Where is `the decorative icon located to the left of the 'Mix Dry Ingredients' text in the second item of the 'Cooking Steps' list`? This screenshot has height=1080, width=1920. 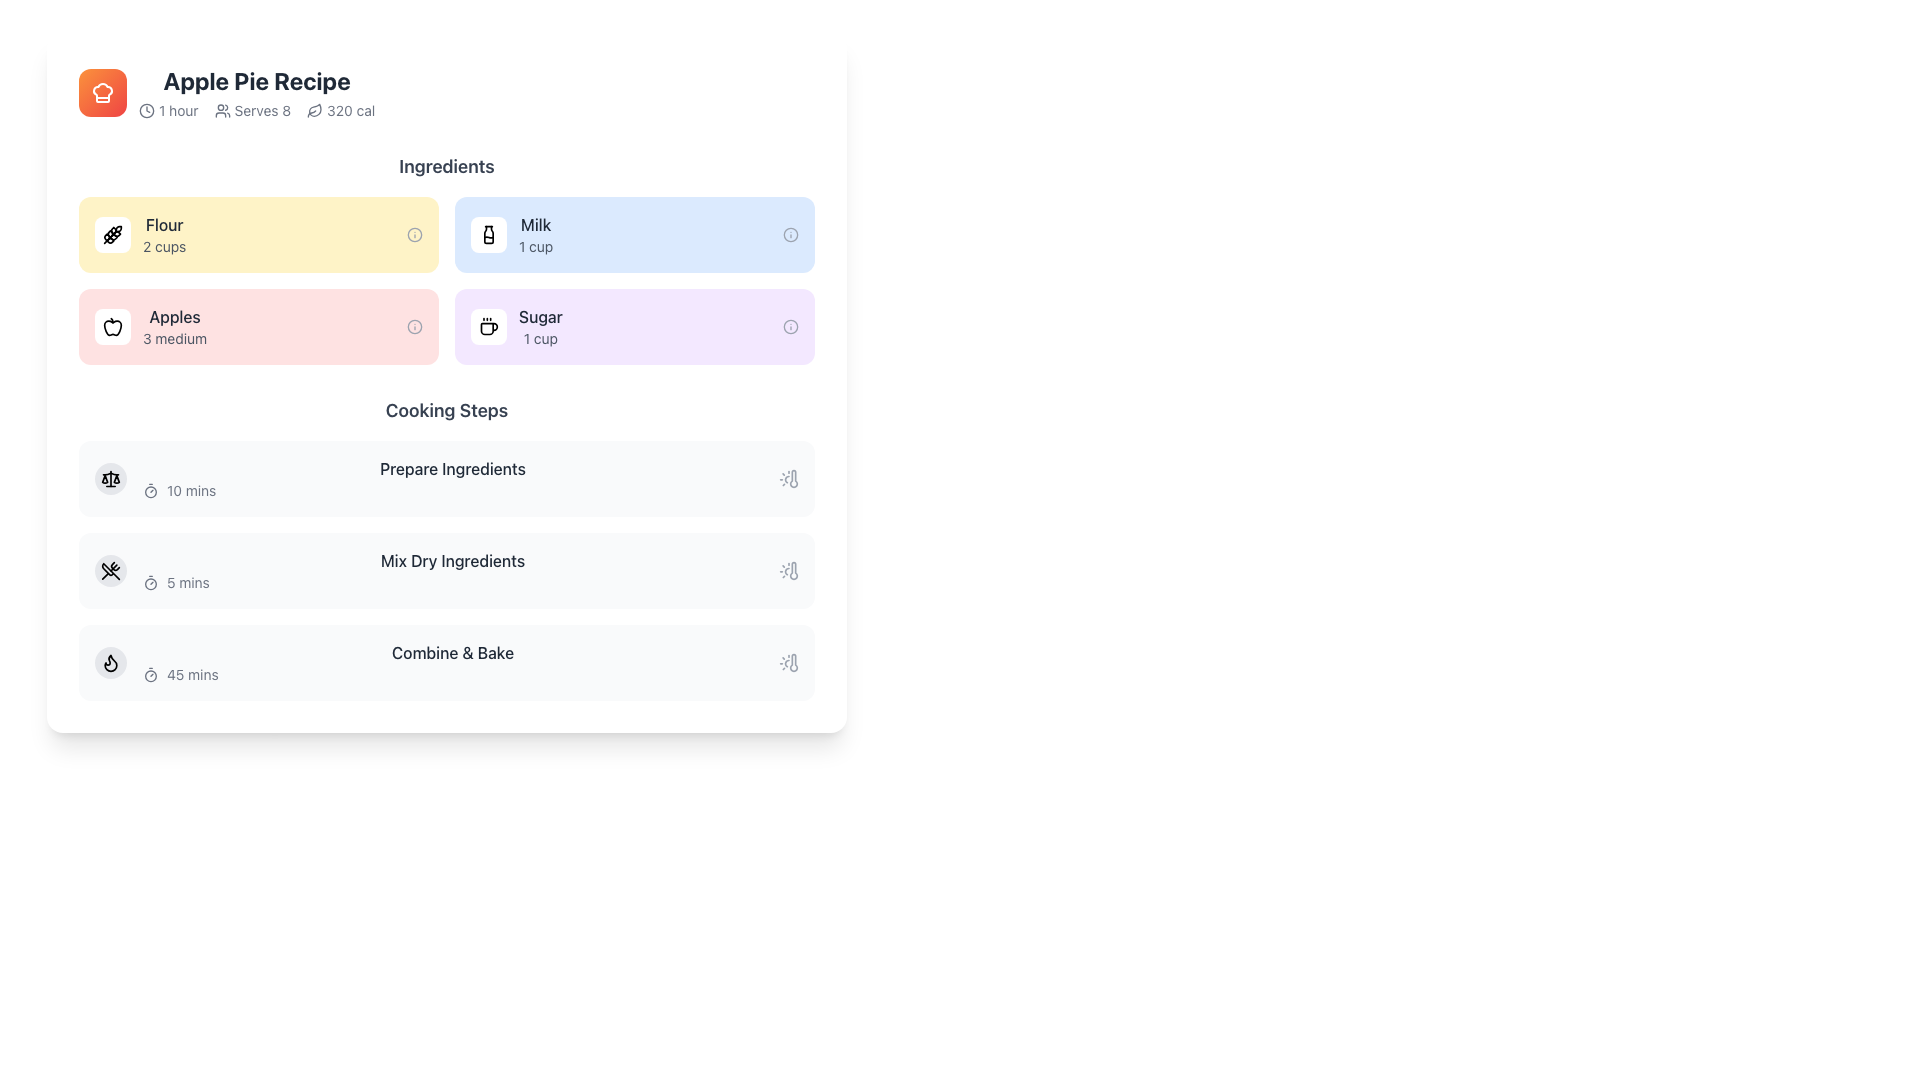 the decorative icon located to the left of the 'Mix Dry Ingredients' text in the second item of the 'Cooking Steps' list is located at coordinates (109, 570).